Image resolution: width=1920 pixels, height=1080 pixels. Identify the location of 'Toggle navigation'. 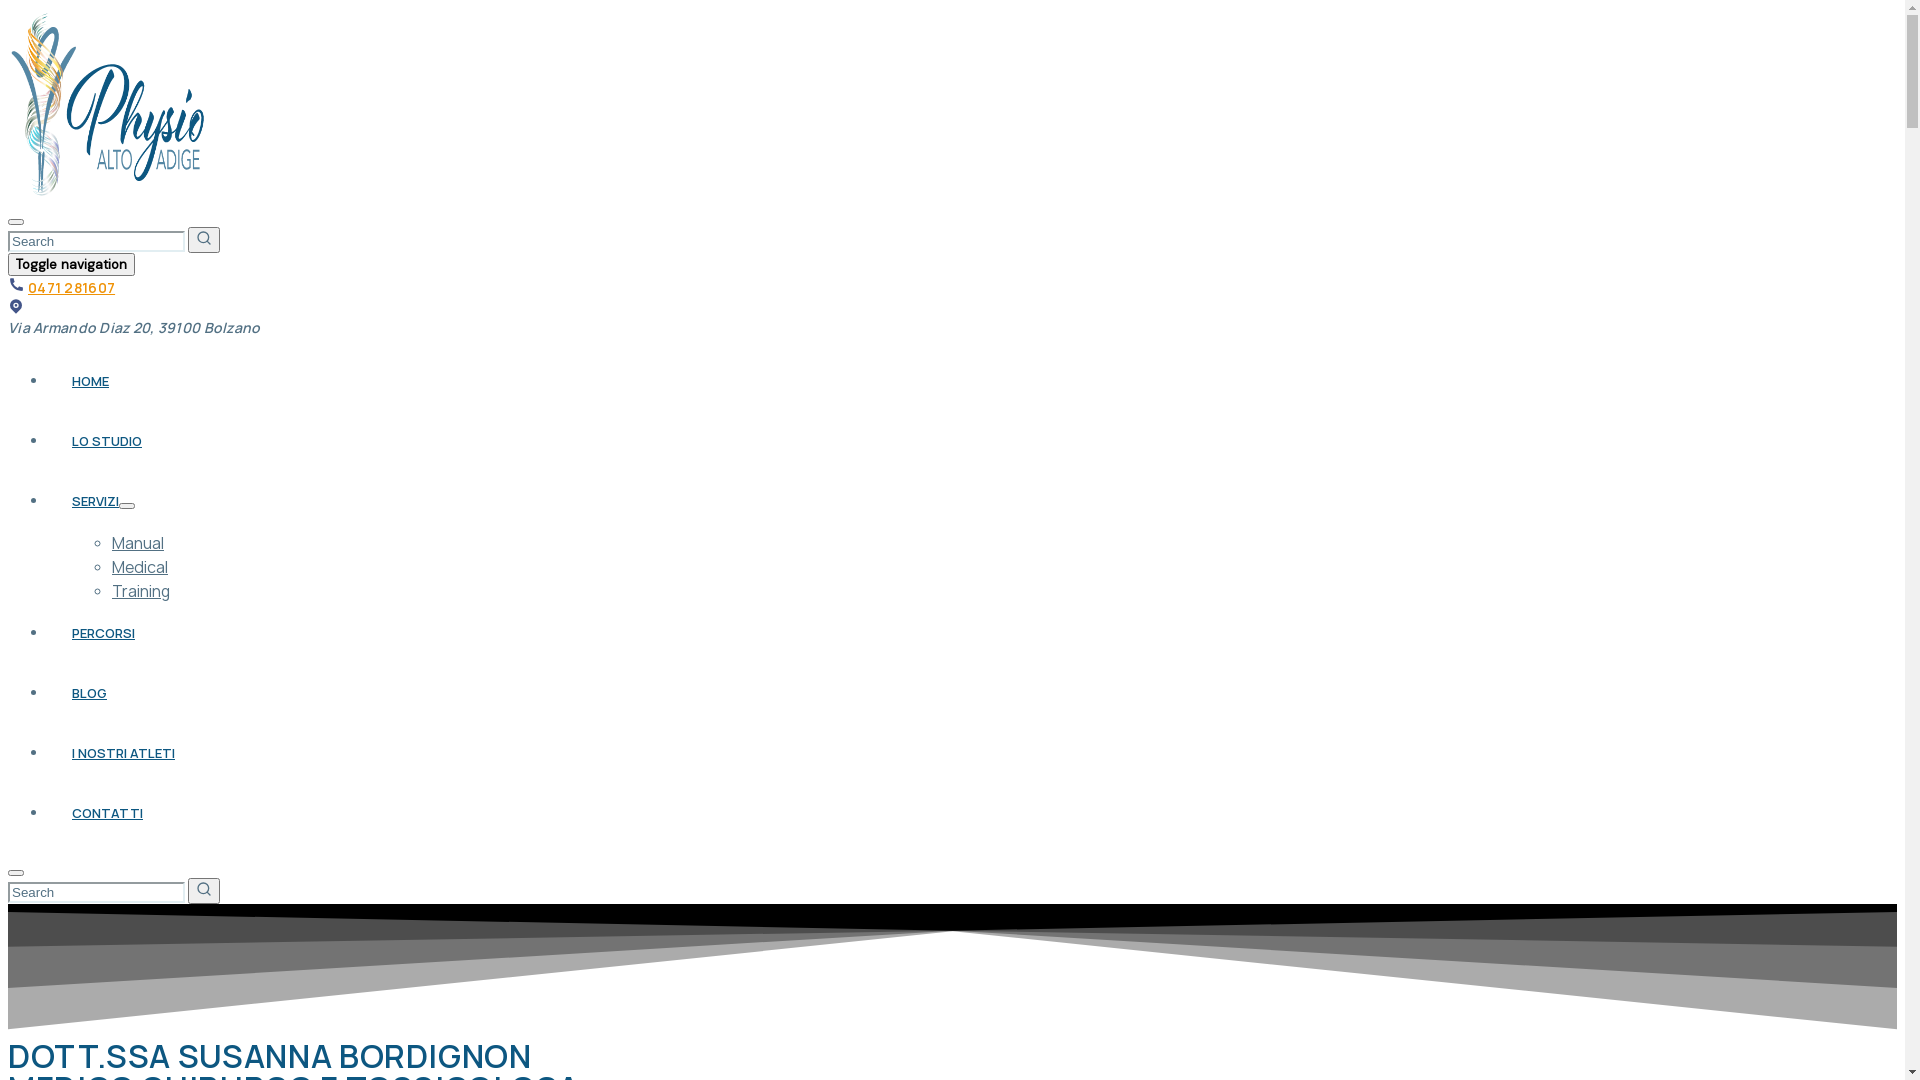
(71, 263).